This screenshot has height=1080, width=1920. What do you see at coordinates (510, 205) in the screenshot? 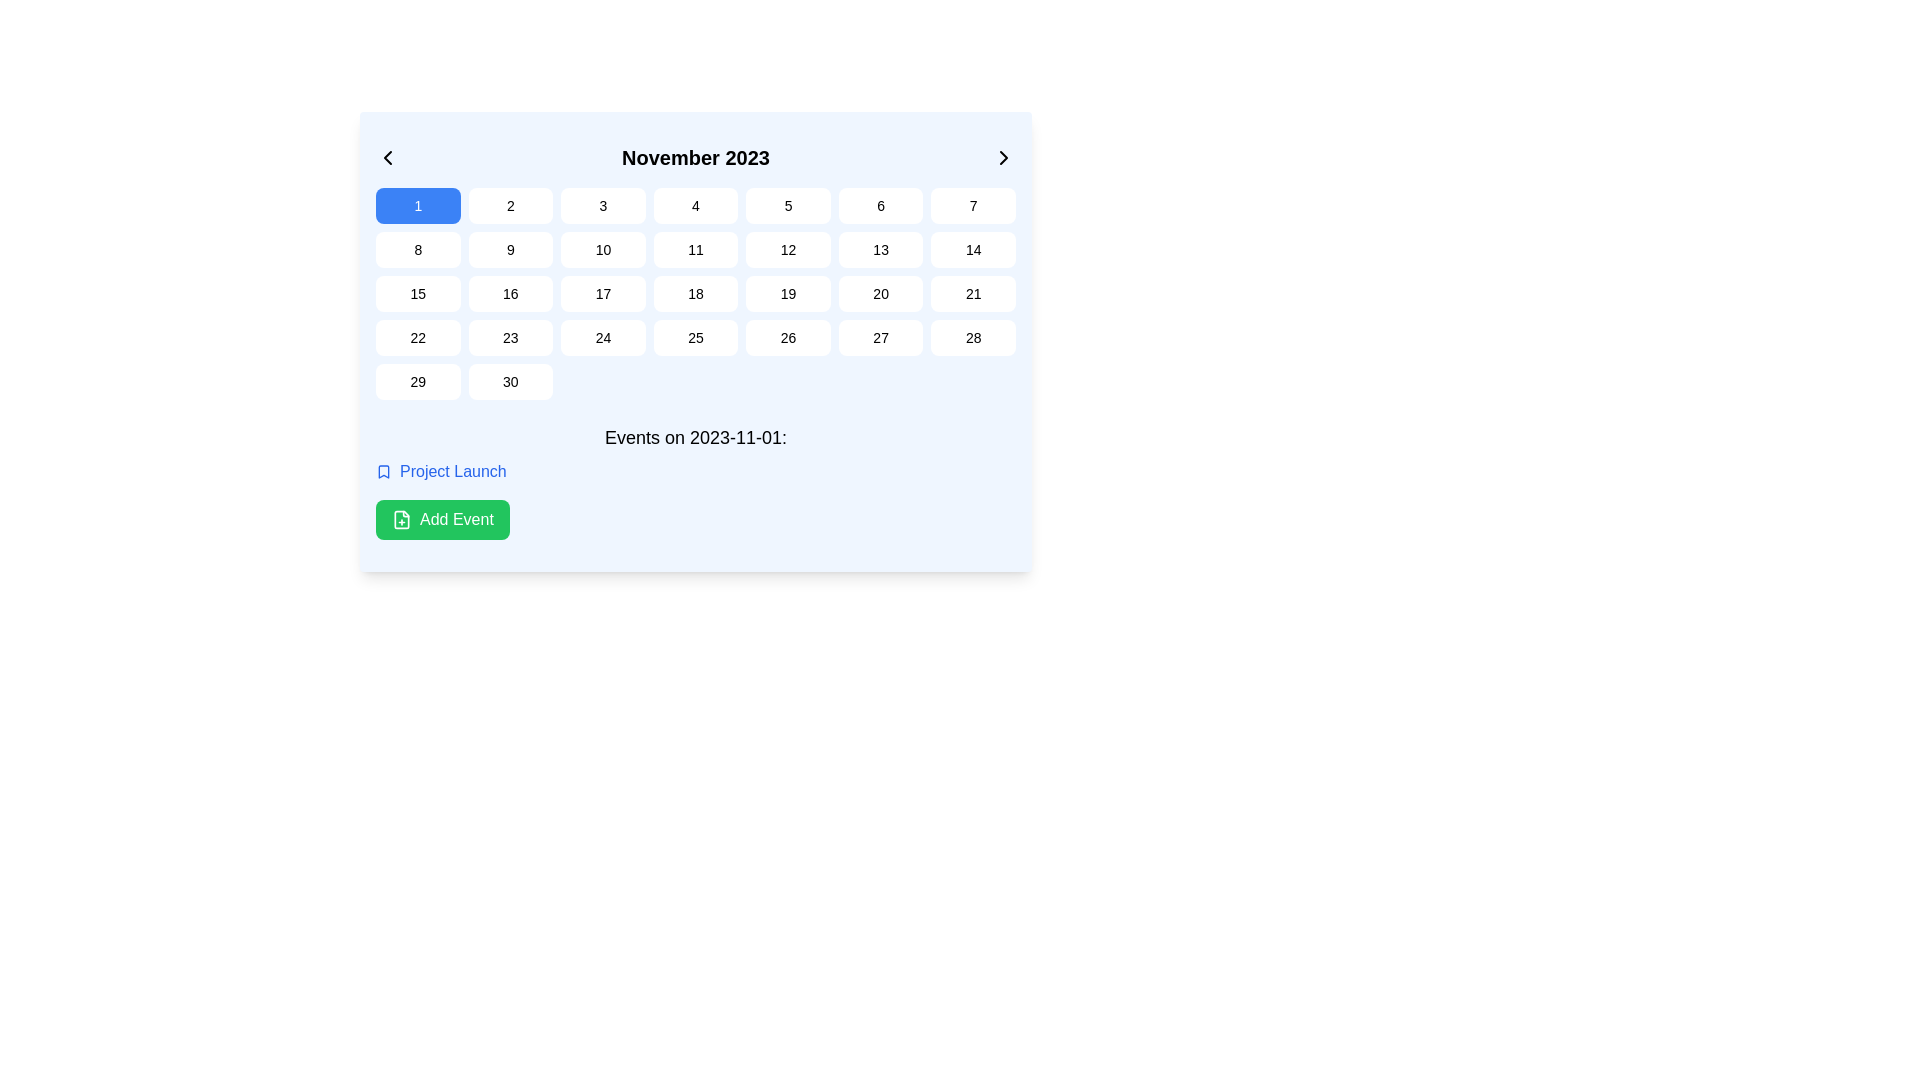
I see `the clickable date cell for the date '2' in the calendar component` at bounding box center [510, 205].